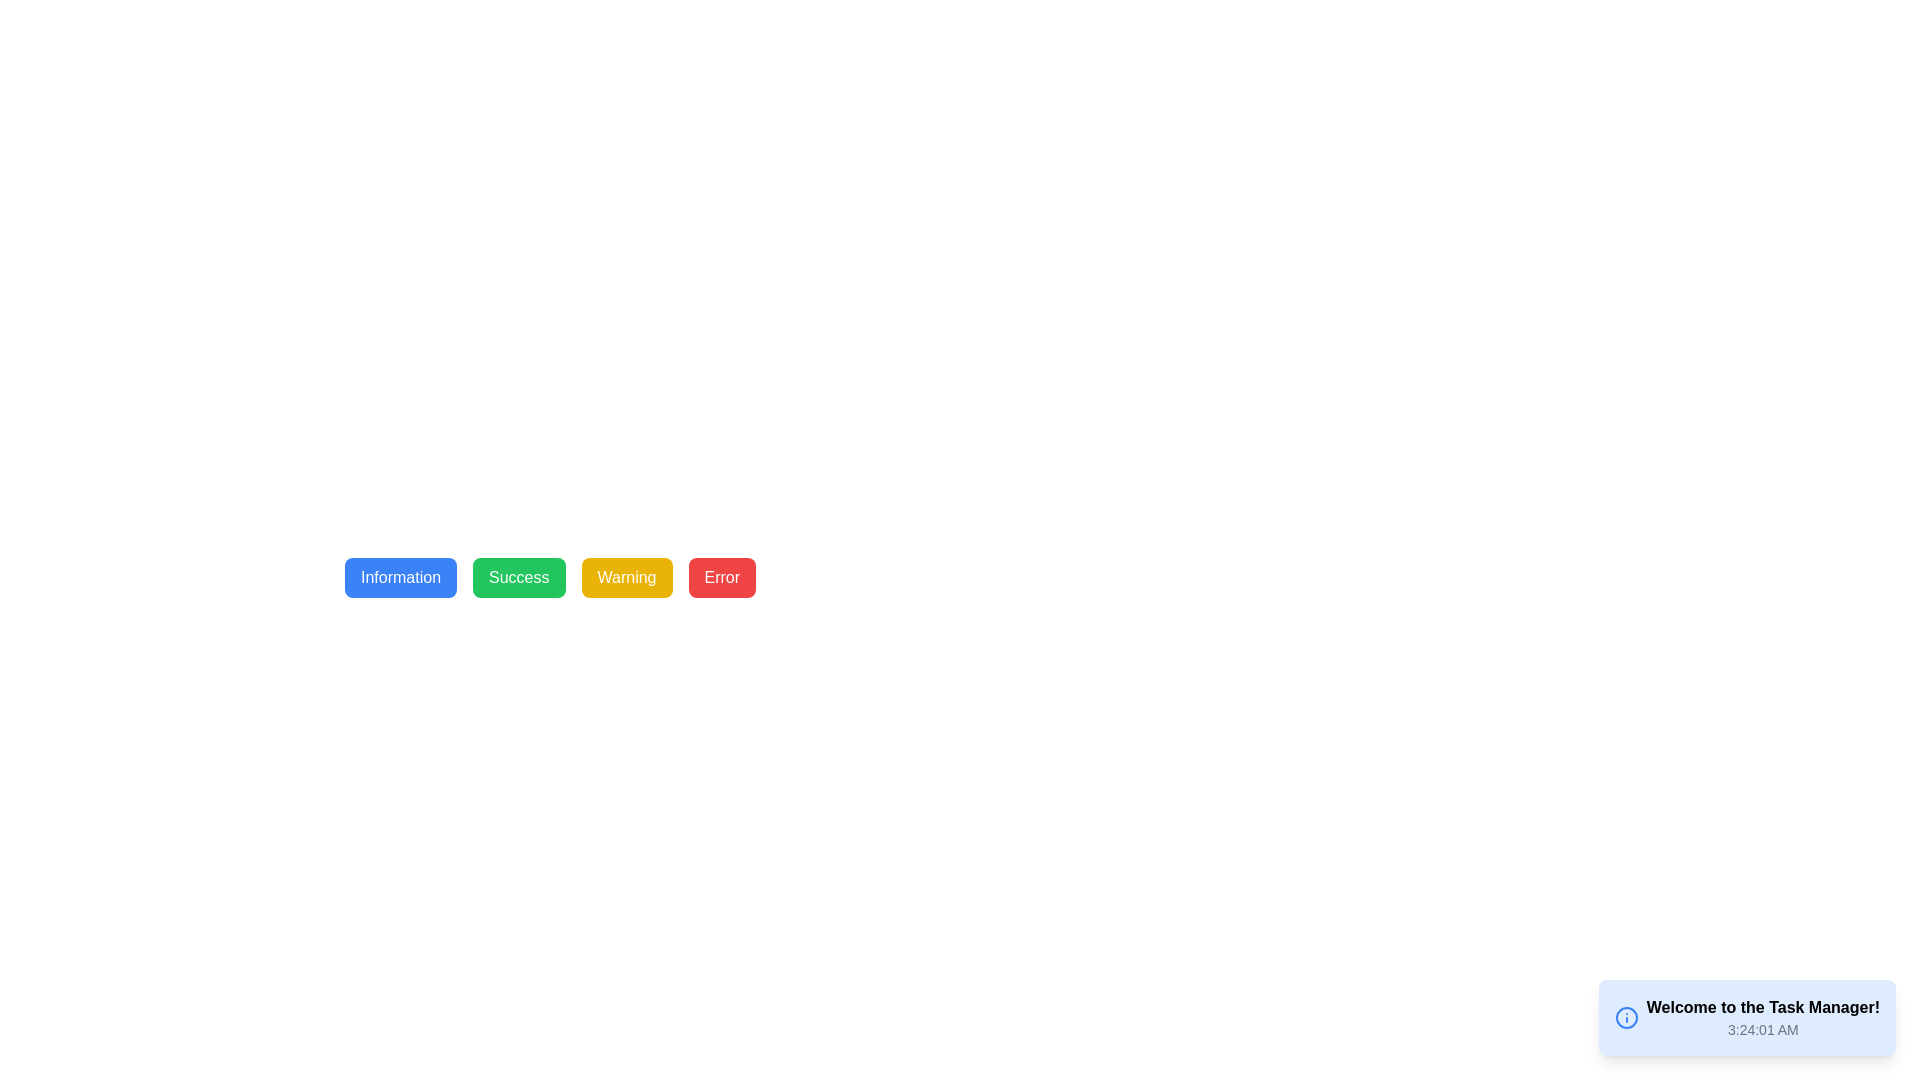 This screenshot has width=1920, height=1080. Describe the element at coordinates (400, 578) in the screenshot. I see `the 'Information' button, which is the first button in a horizontal group of four buttons including 'Information', 'Success', 'Warning', and 'Error', to invoke its action` at that location.